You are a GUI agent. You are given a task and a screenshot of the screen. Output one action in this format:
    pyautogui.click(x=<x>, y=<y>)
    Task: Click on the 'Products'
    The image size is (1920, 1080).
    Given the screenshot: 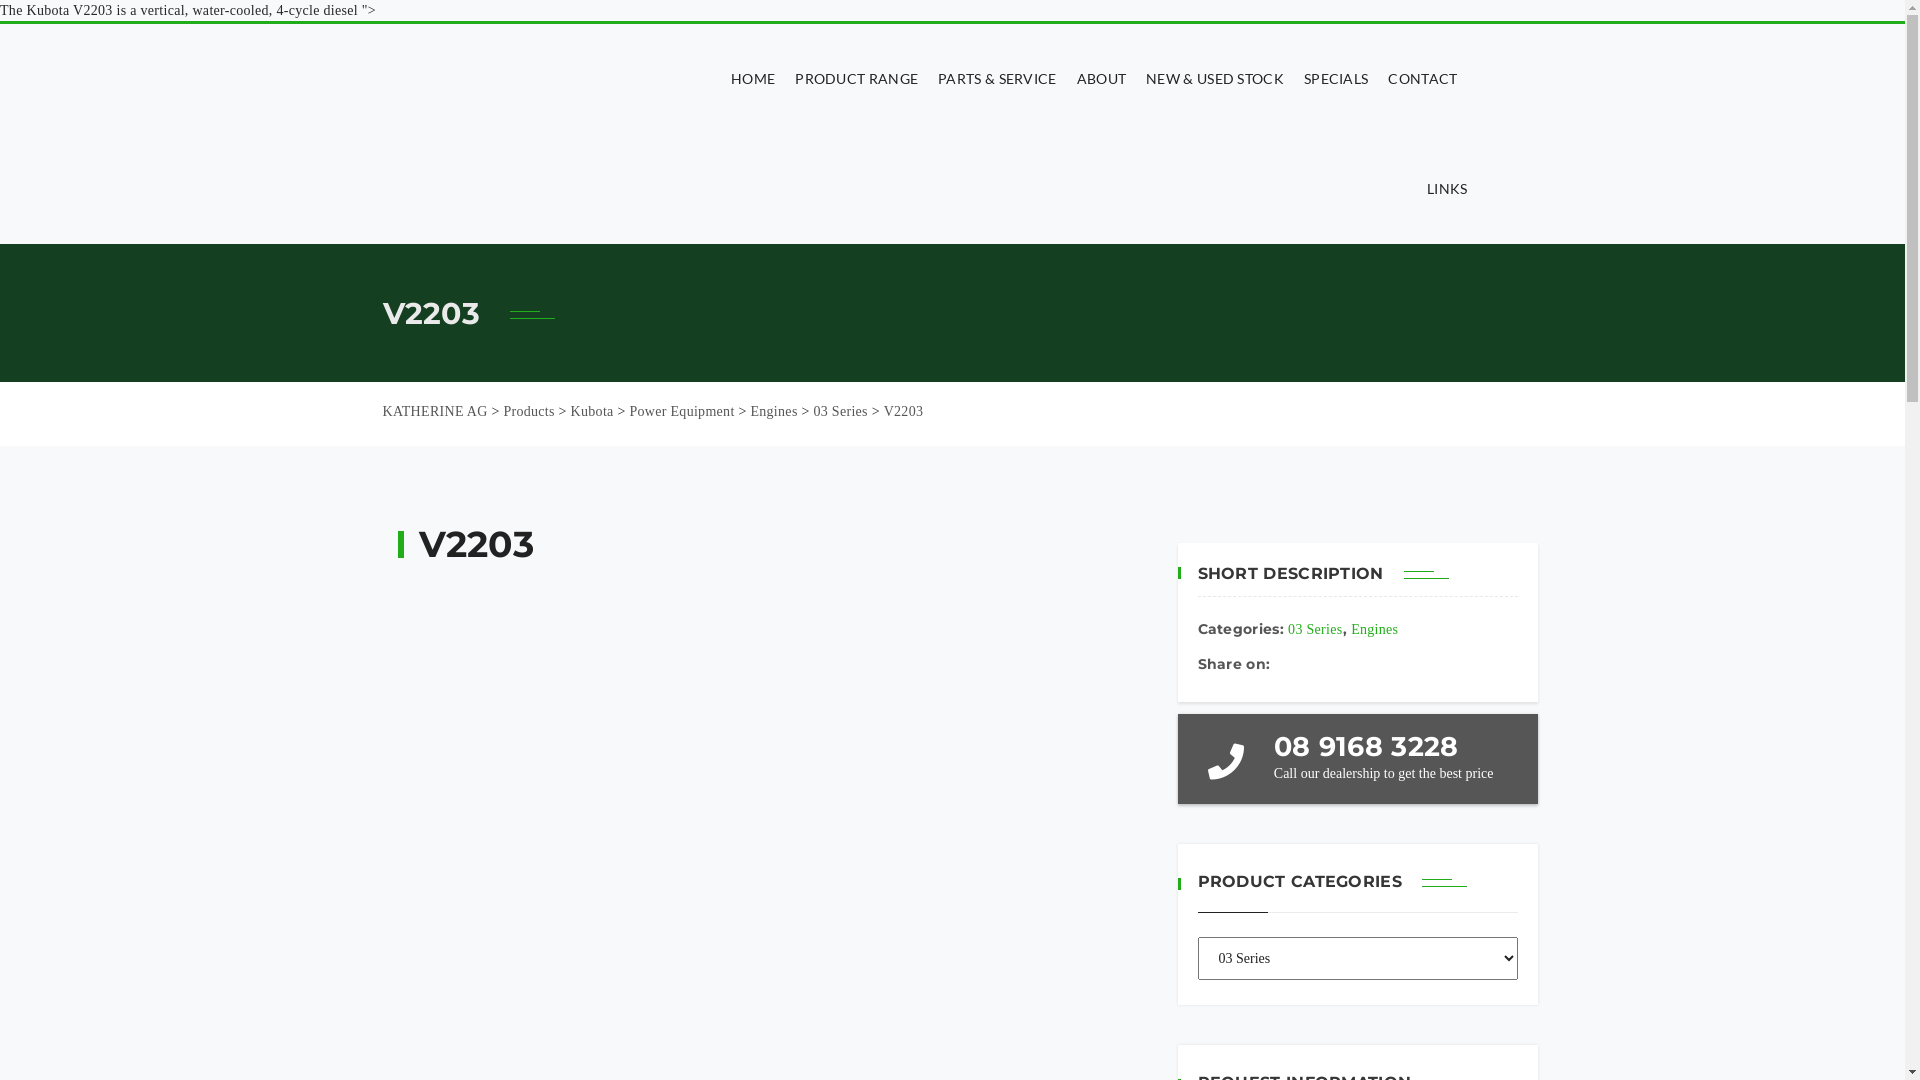 What is the action you would take?
    pyautogui.click(x=528, y=410)
    